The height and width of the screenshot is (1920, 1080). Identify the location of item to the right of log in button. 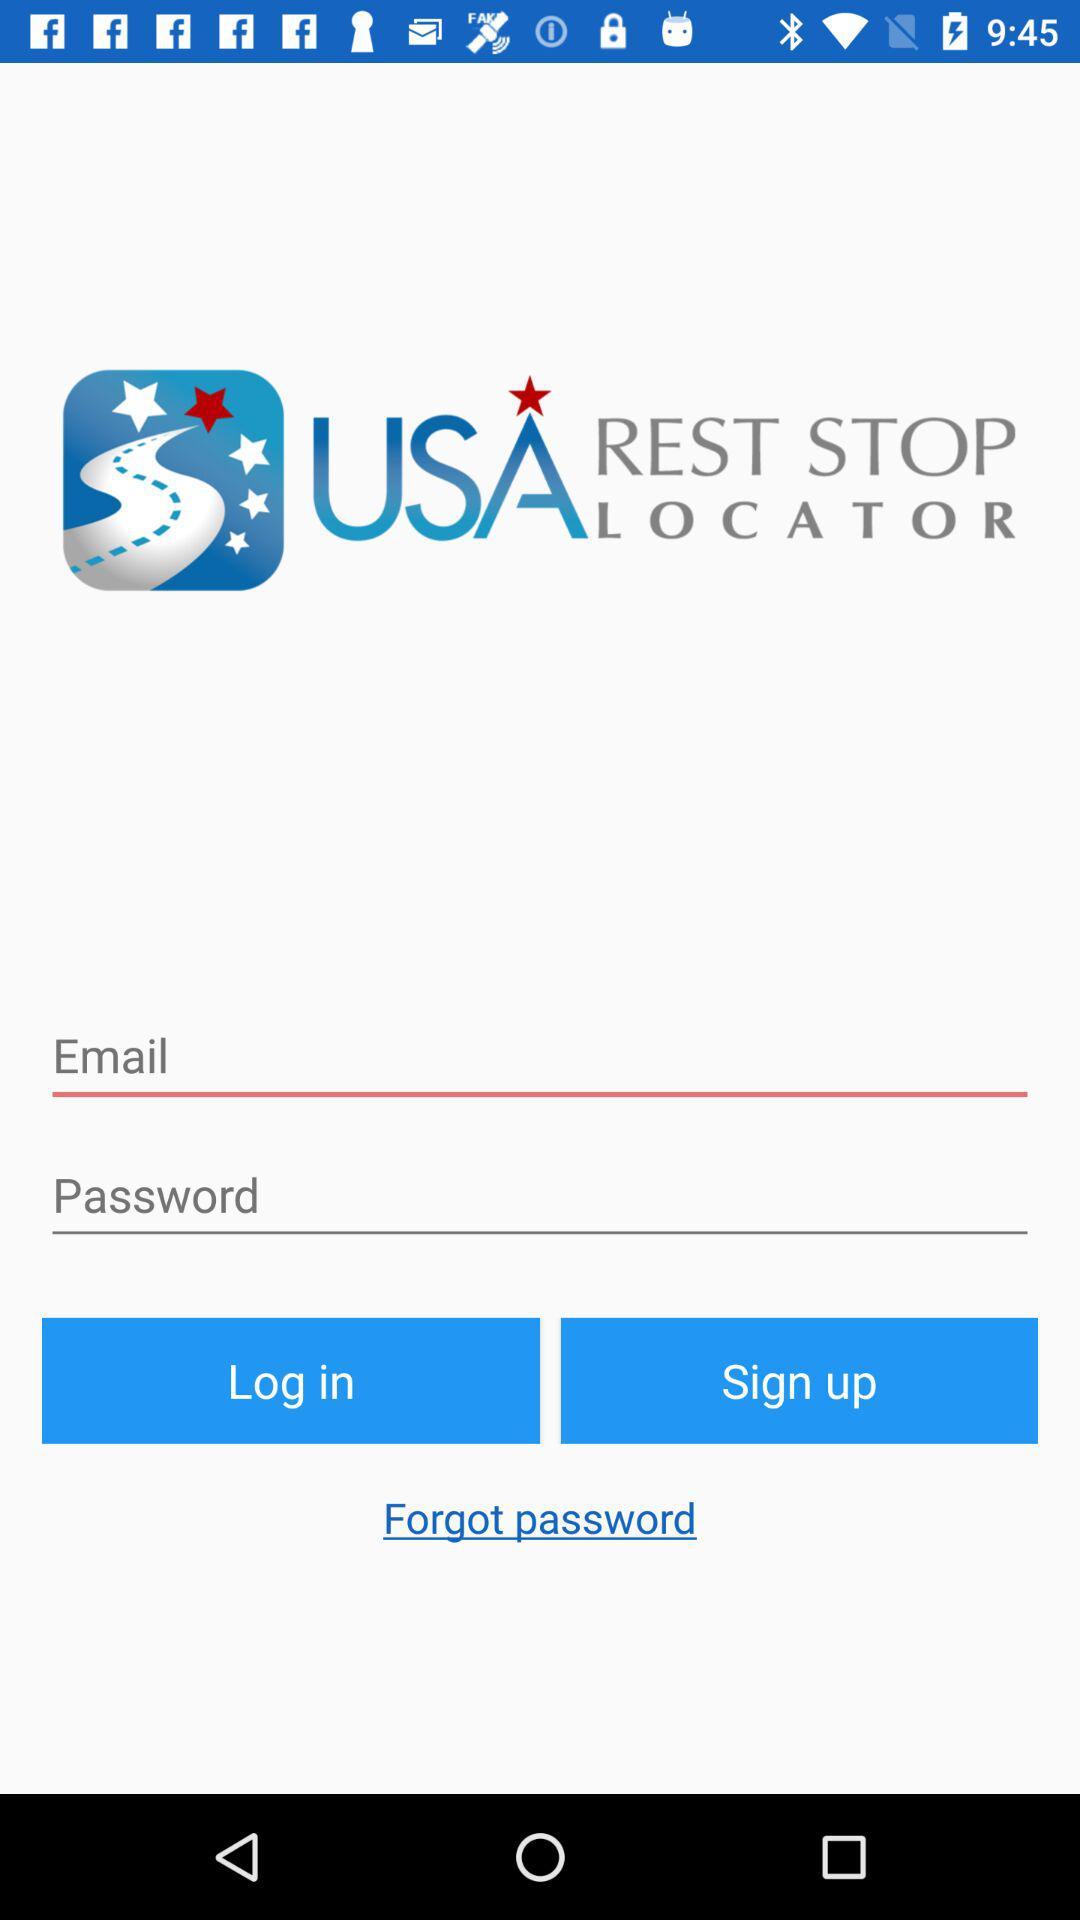
(798, 1379).